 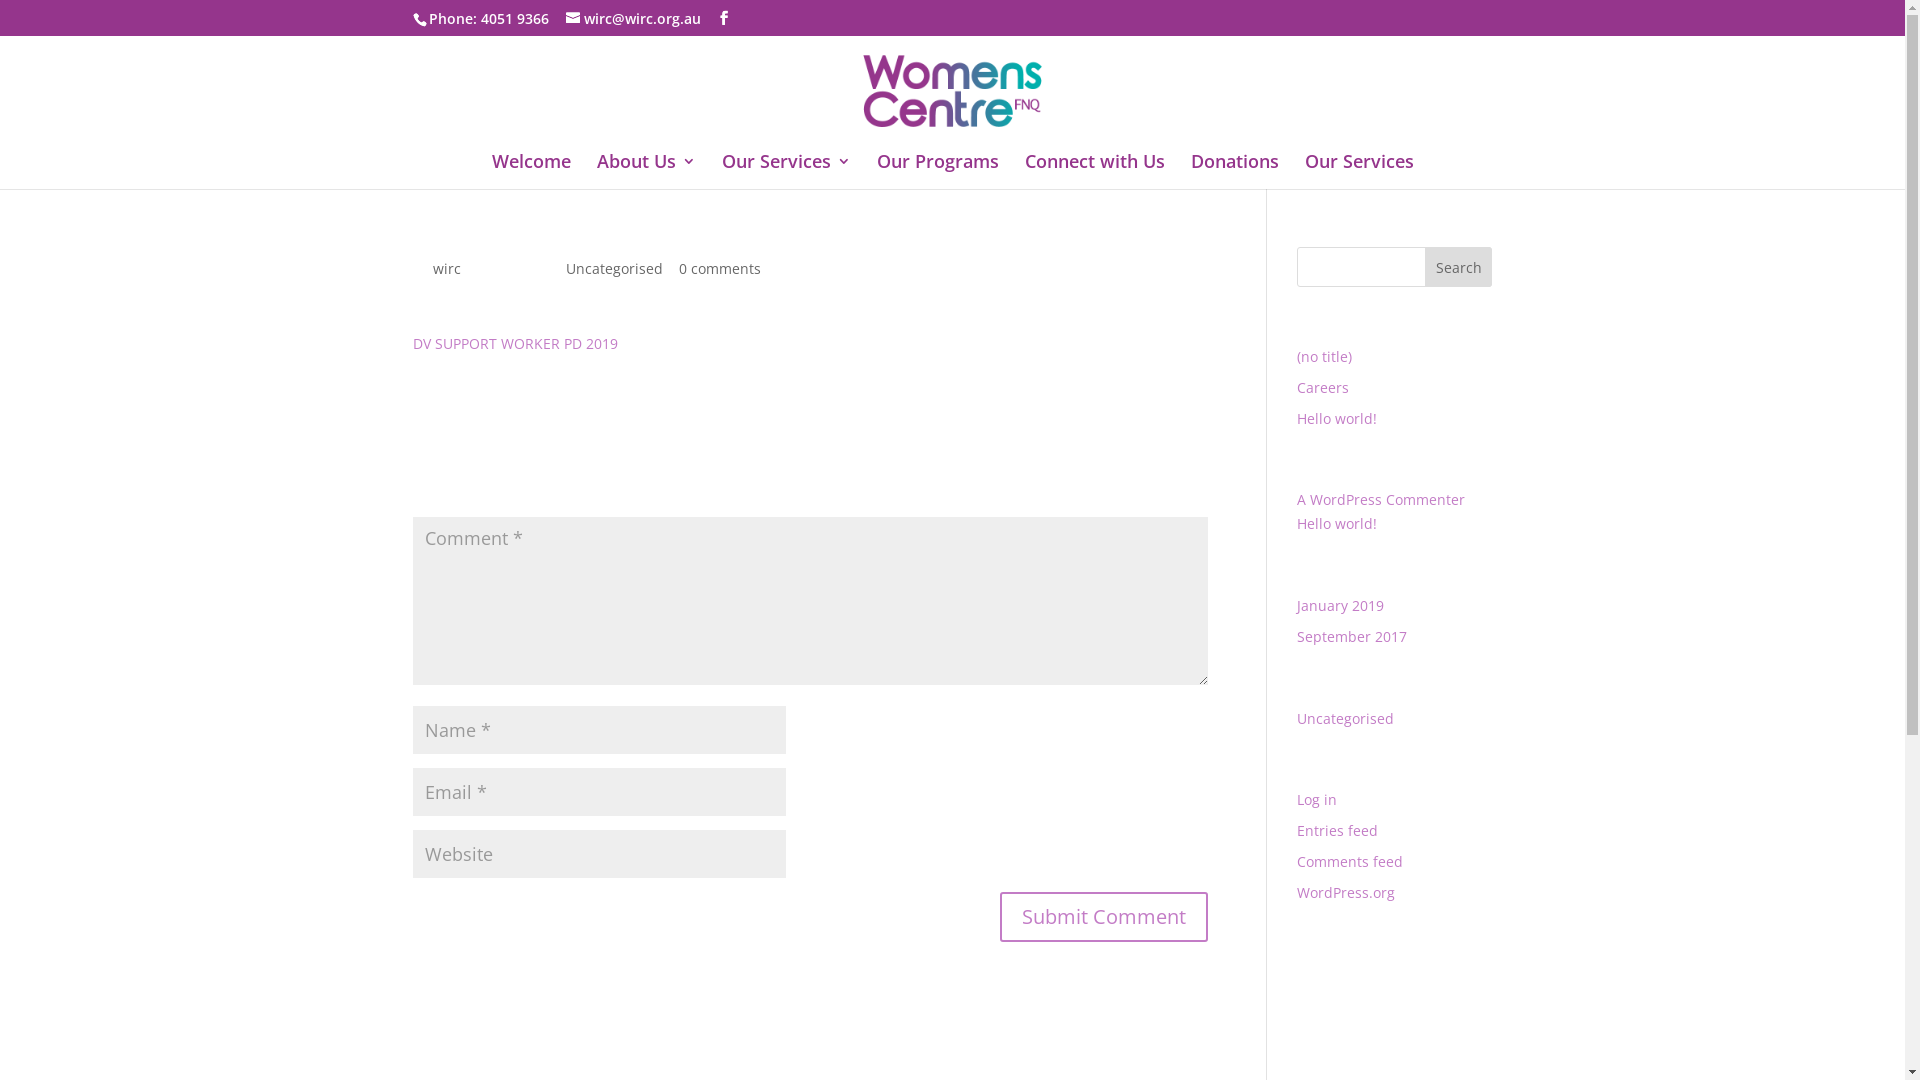 What do you see at coordinates (1345, 891) in the screenshot?
I see `'WordPress.org'` at bounding box center [1345, 891].